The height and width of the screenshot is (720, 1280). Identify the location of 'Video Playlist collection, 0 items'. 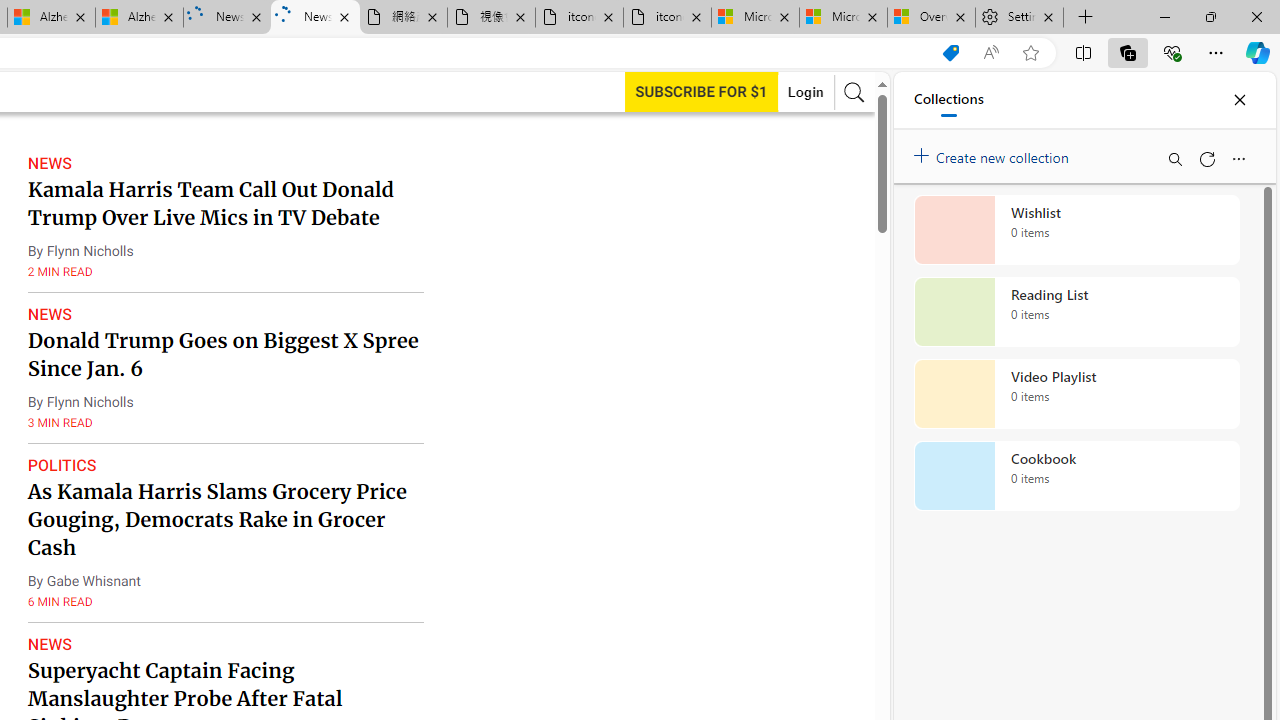
(1076, 394).